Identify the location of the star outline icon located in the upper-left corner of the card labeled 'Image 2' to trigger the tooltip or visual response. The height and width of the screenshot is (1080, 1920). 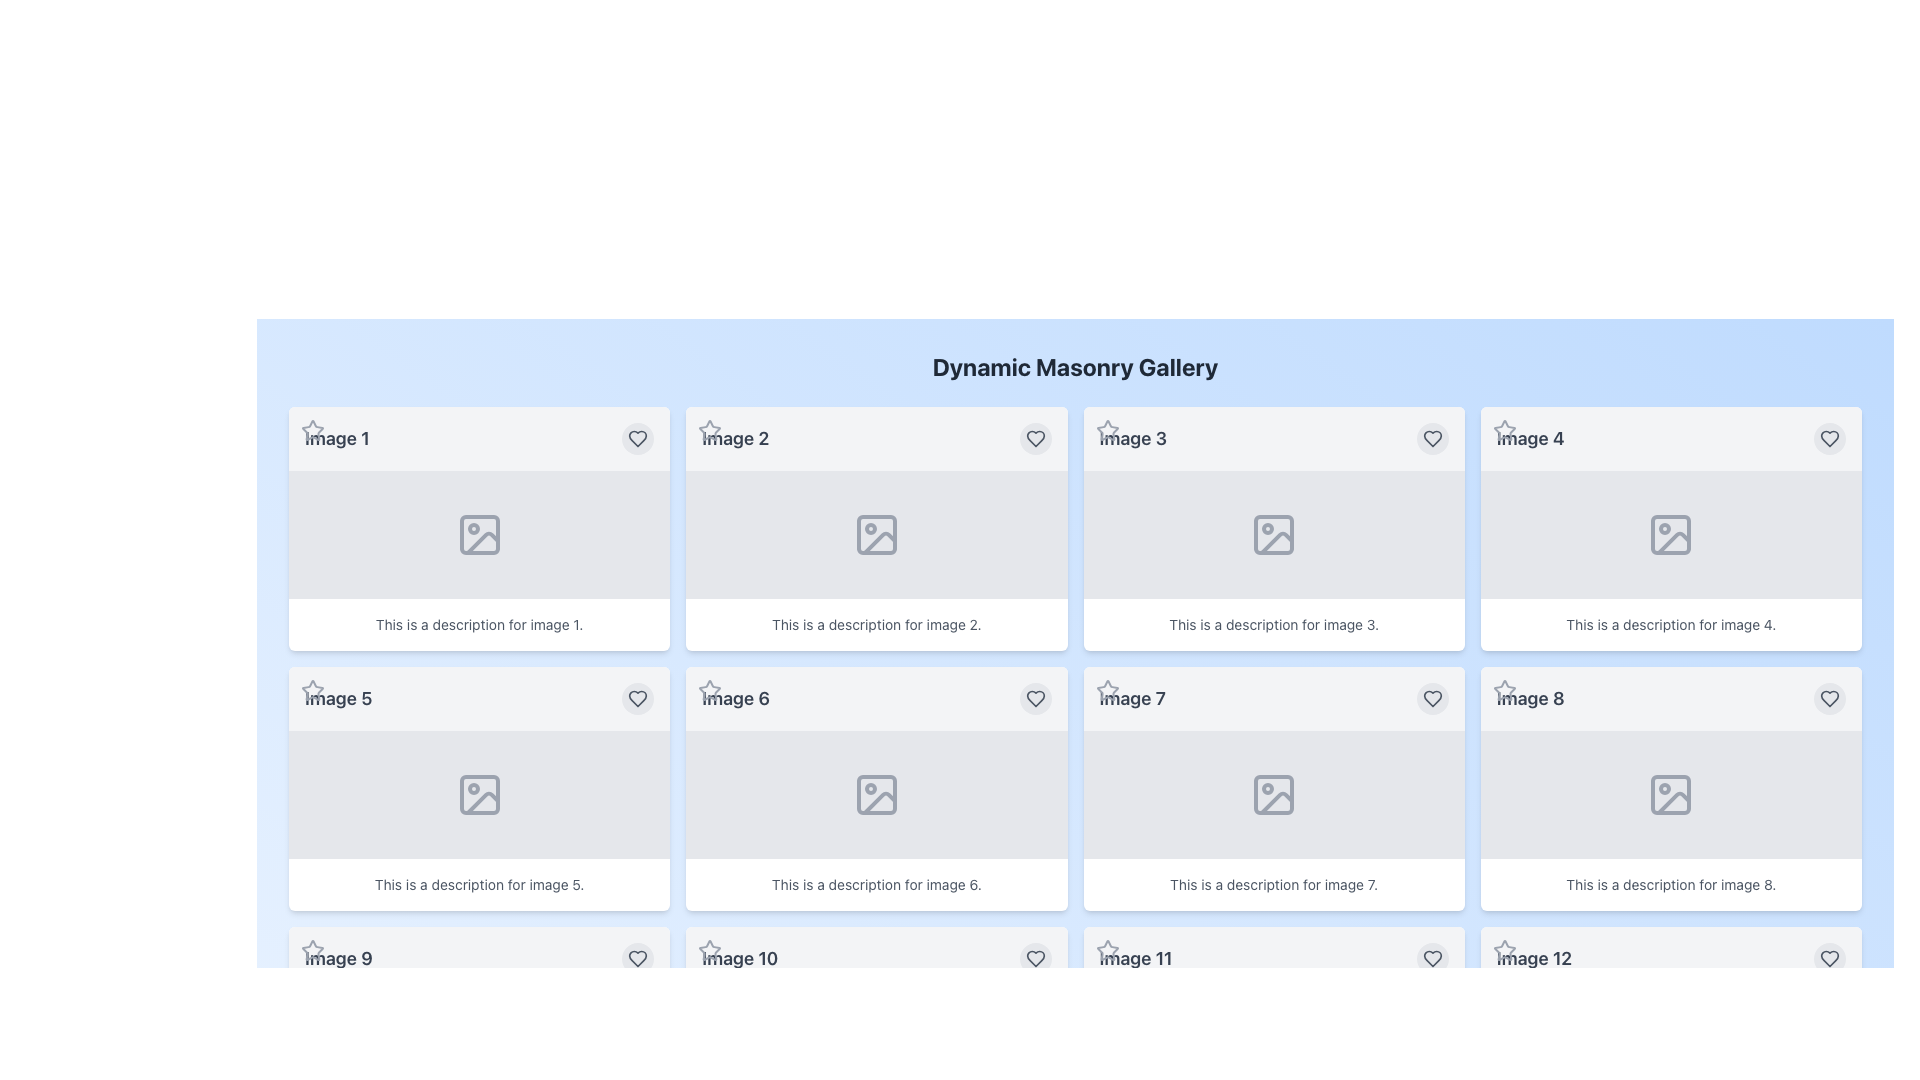
(710, 429).